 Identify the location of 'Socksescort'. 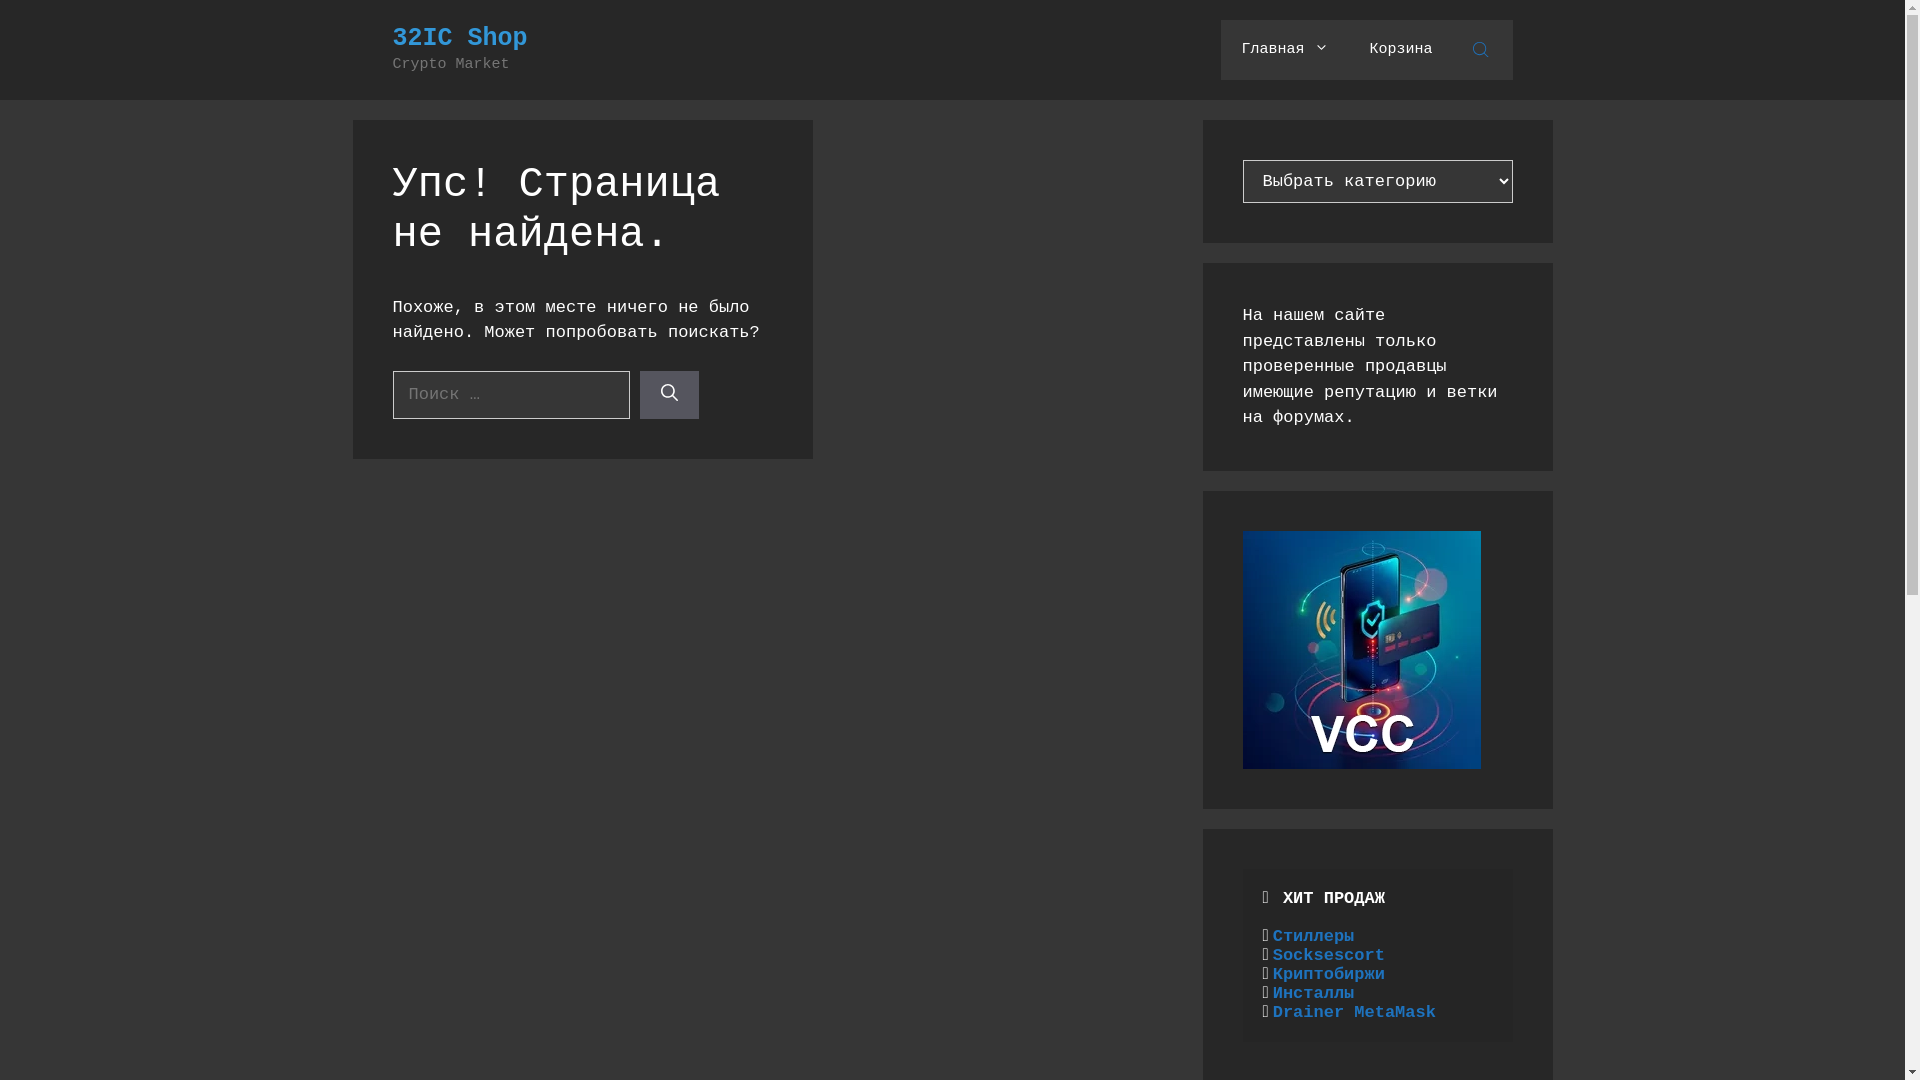
(1271, 954).